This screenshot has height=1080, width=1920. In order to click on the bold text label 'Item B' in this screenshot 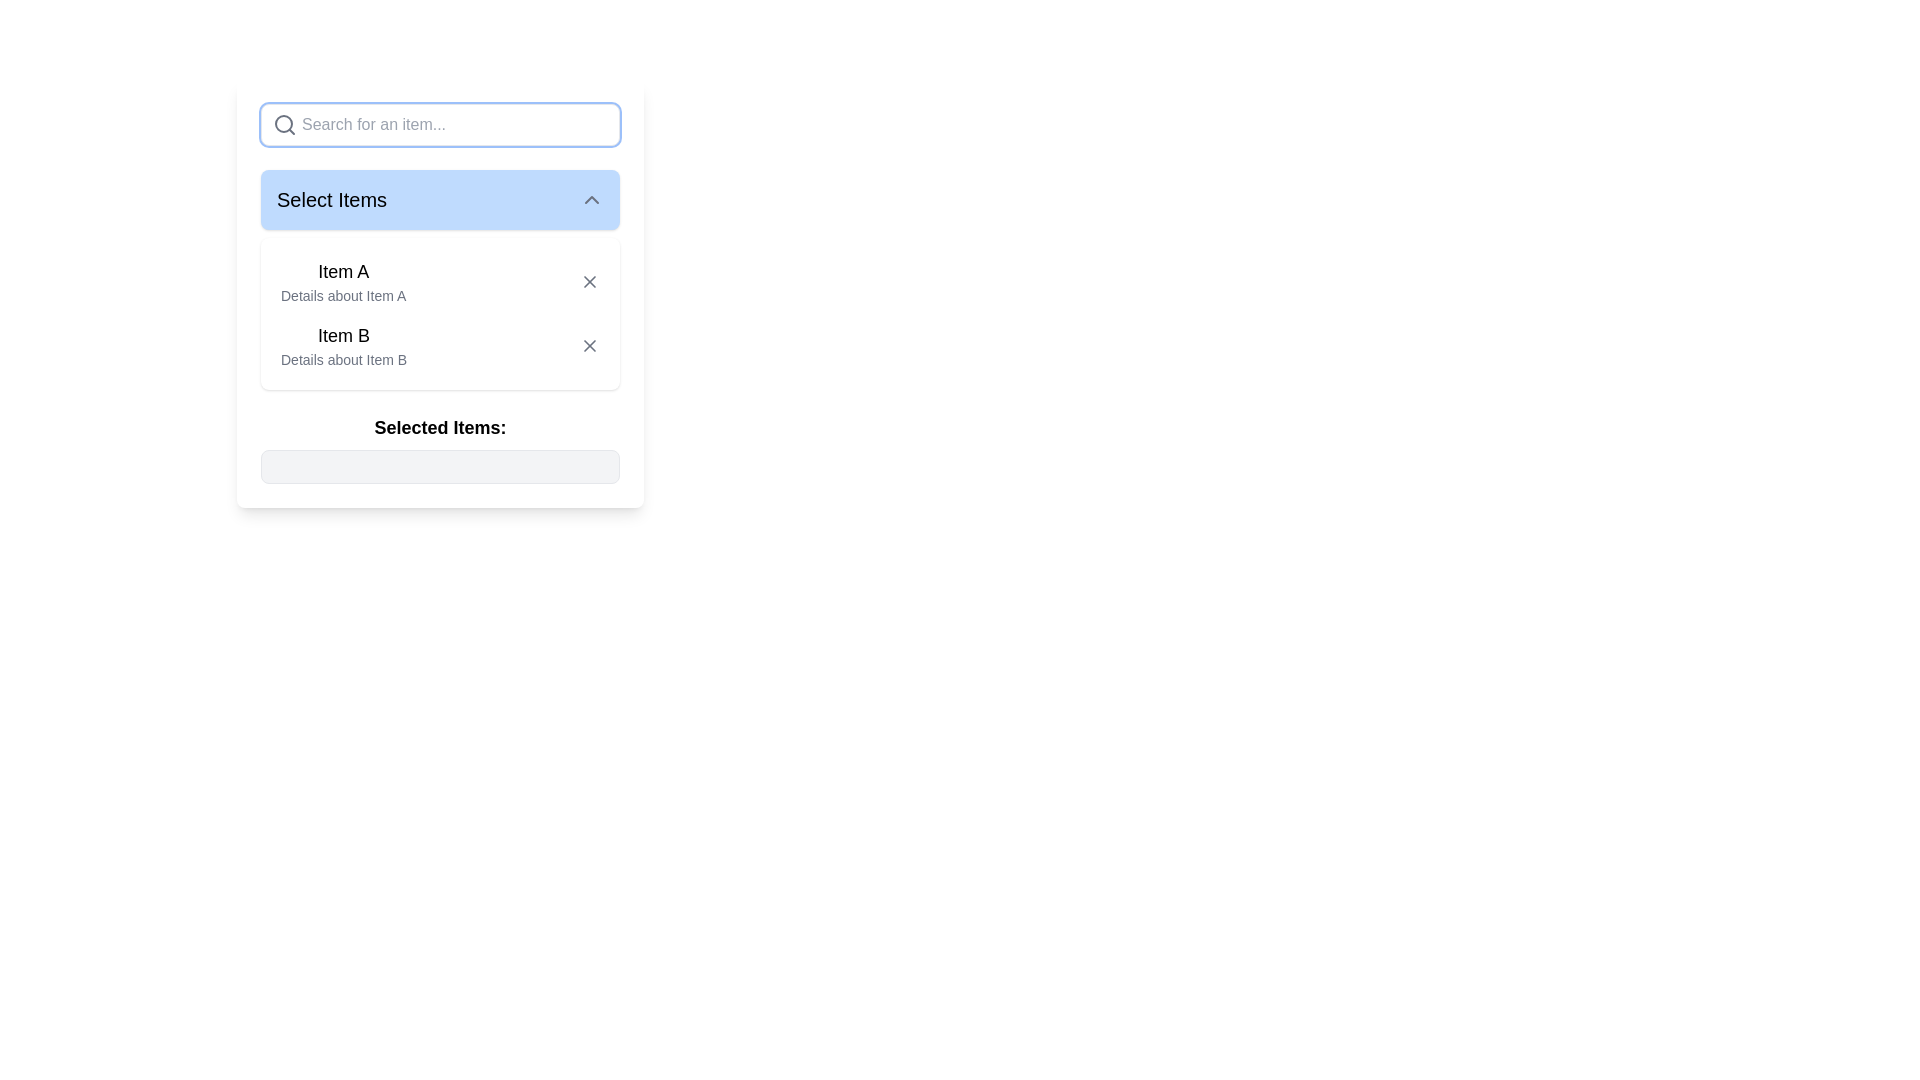, I will do `click(344, 334)`.